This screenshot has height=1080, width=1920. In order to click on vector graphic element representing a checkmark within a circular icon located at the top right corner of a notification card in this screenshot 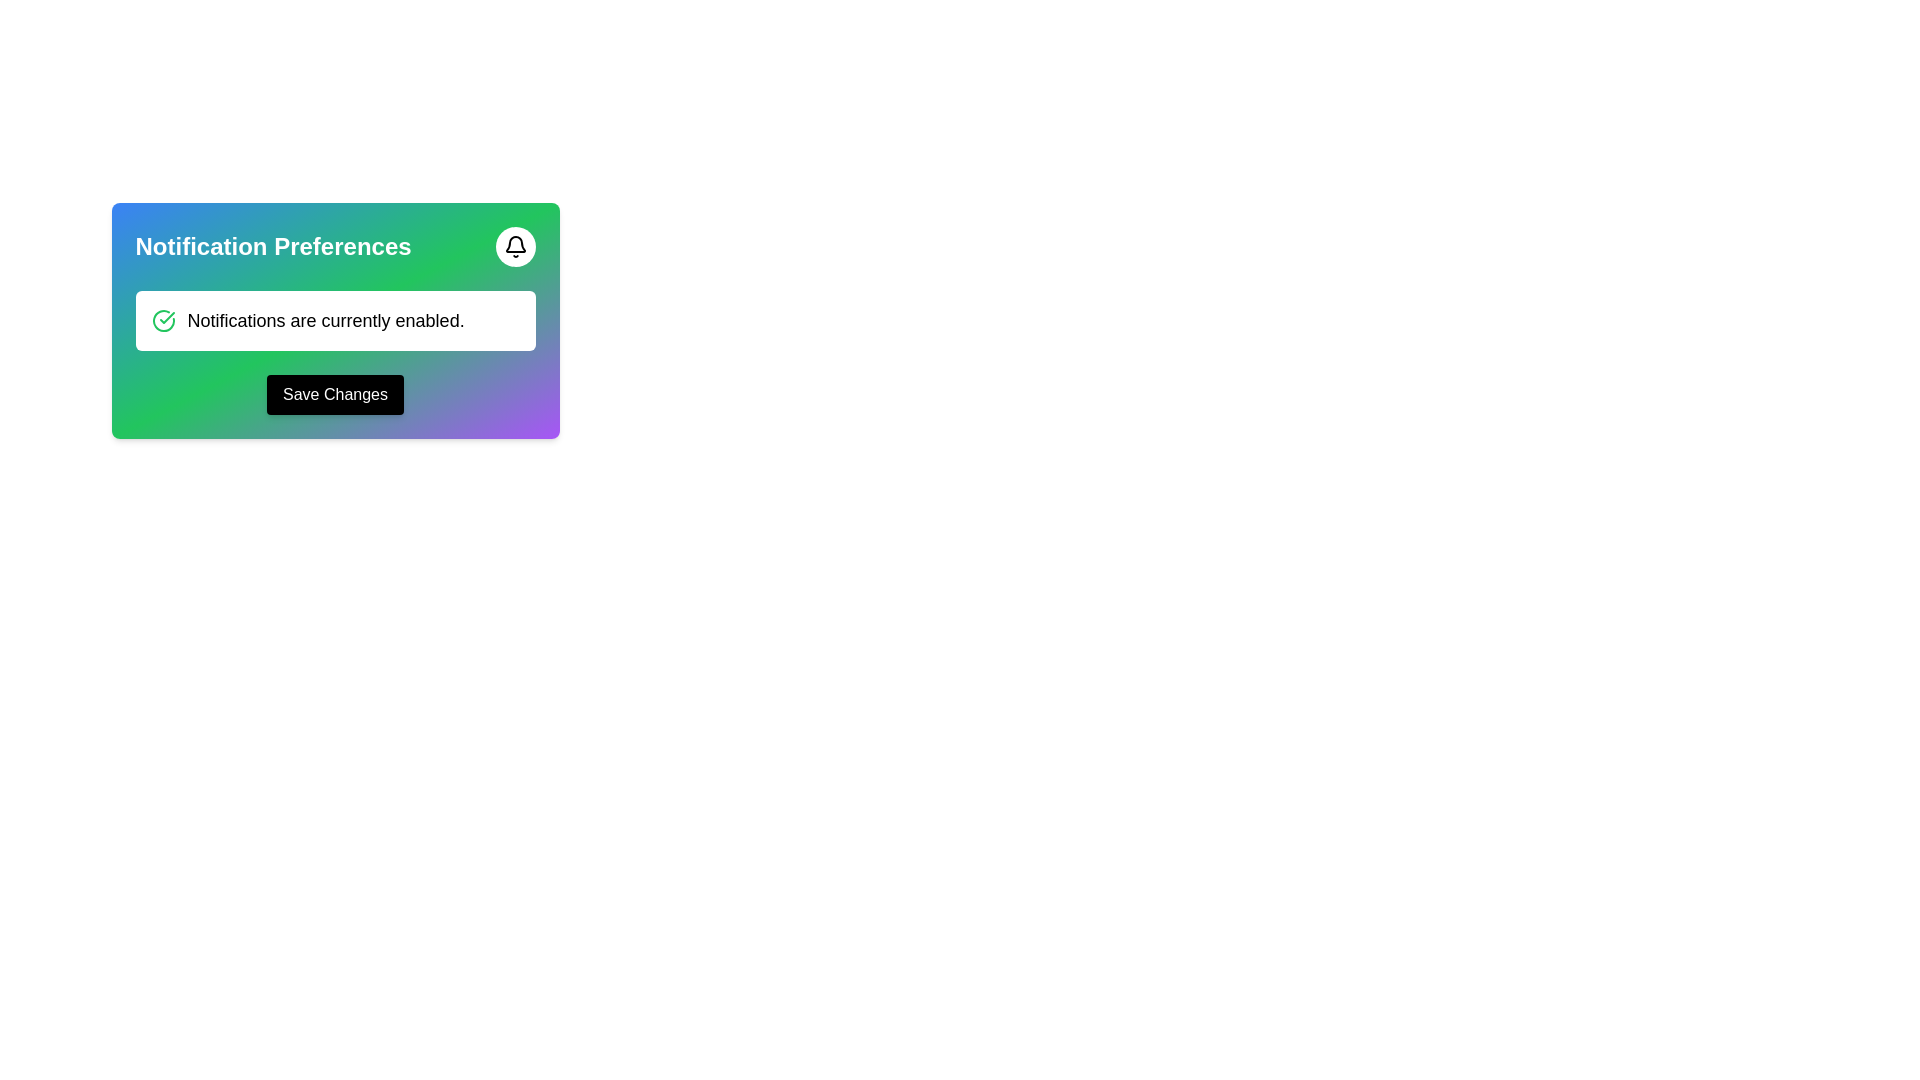, I will do `click(163, 319)`.